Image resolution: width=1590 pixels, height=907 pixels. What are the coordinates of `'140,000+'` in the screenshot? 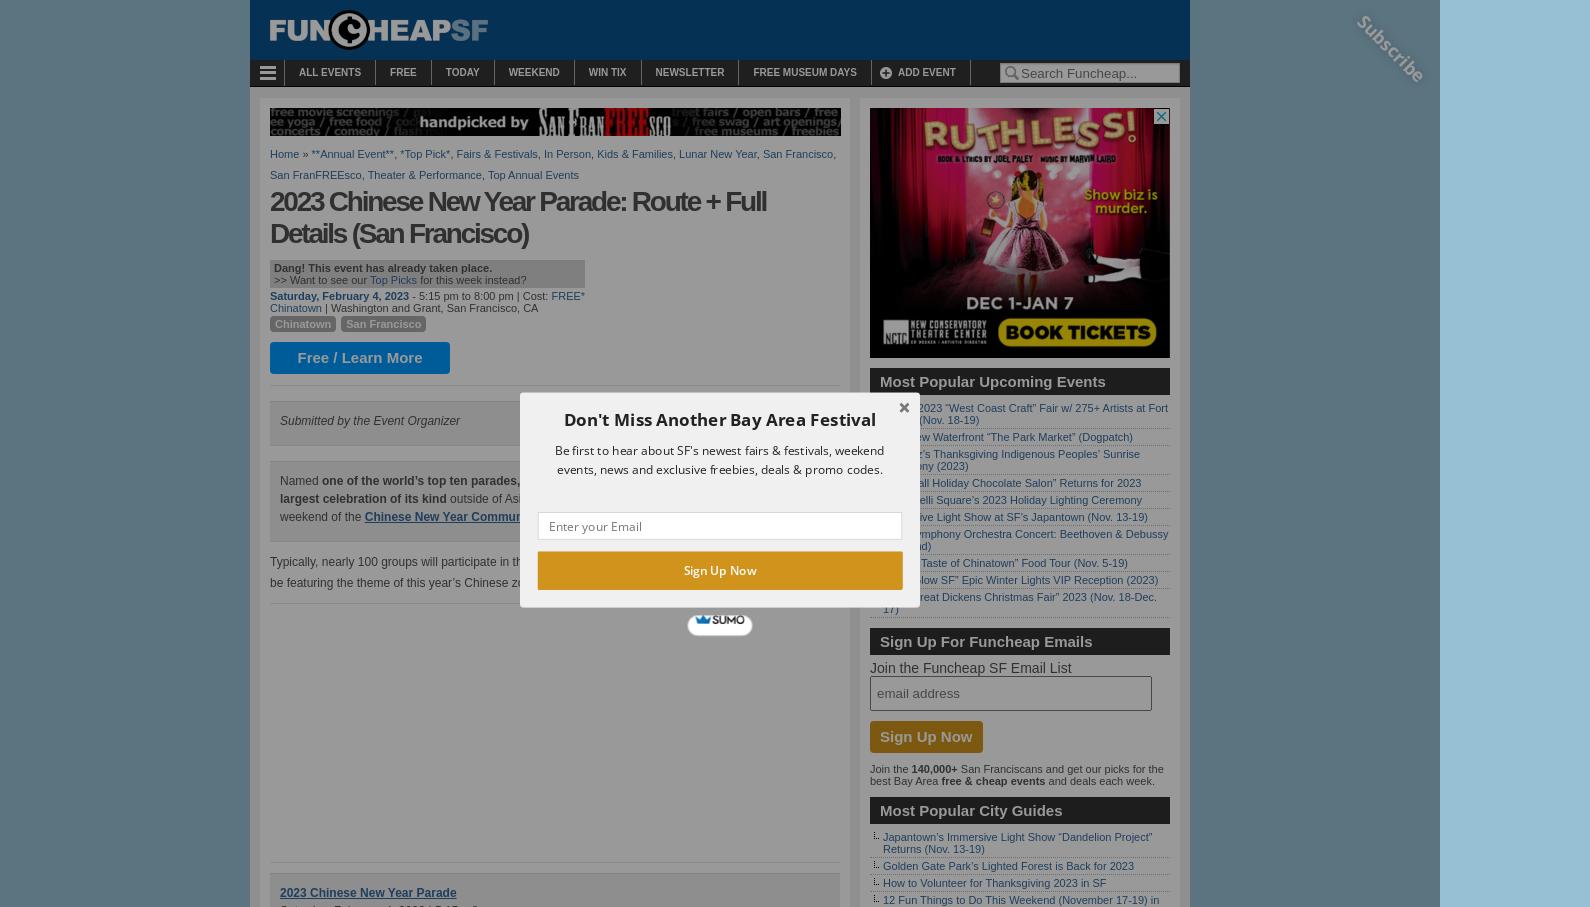 It's located at (911, 768).